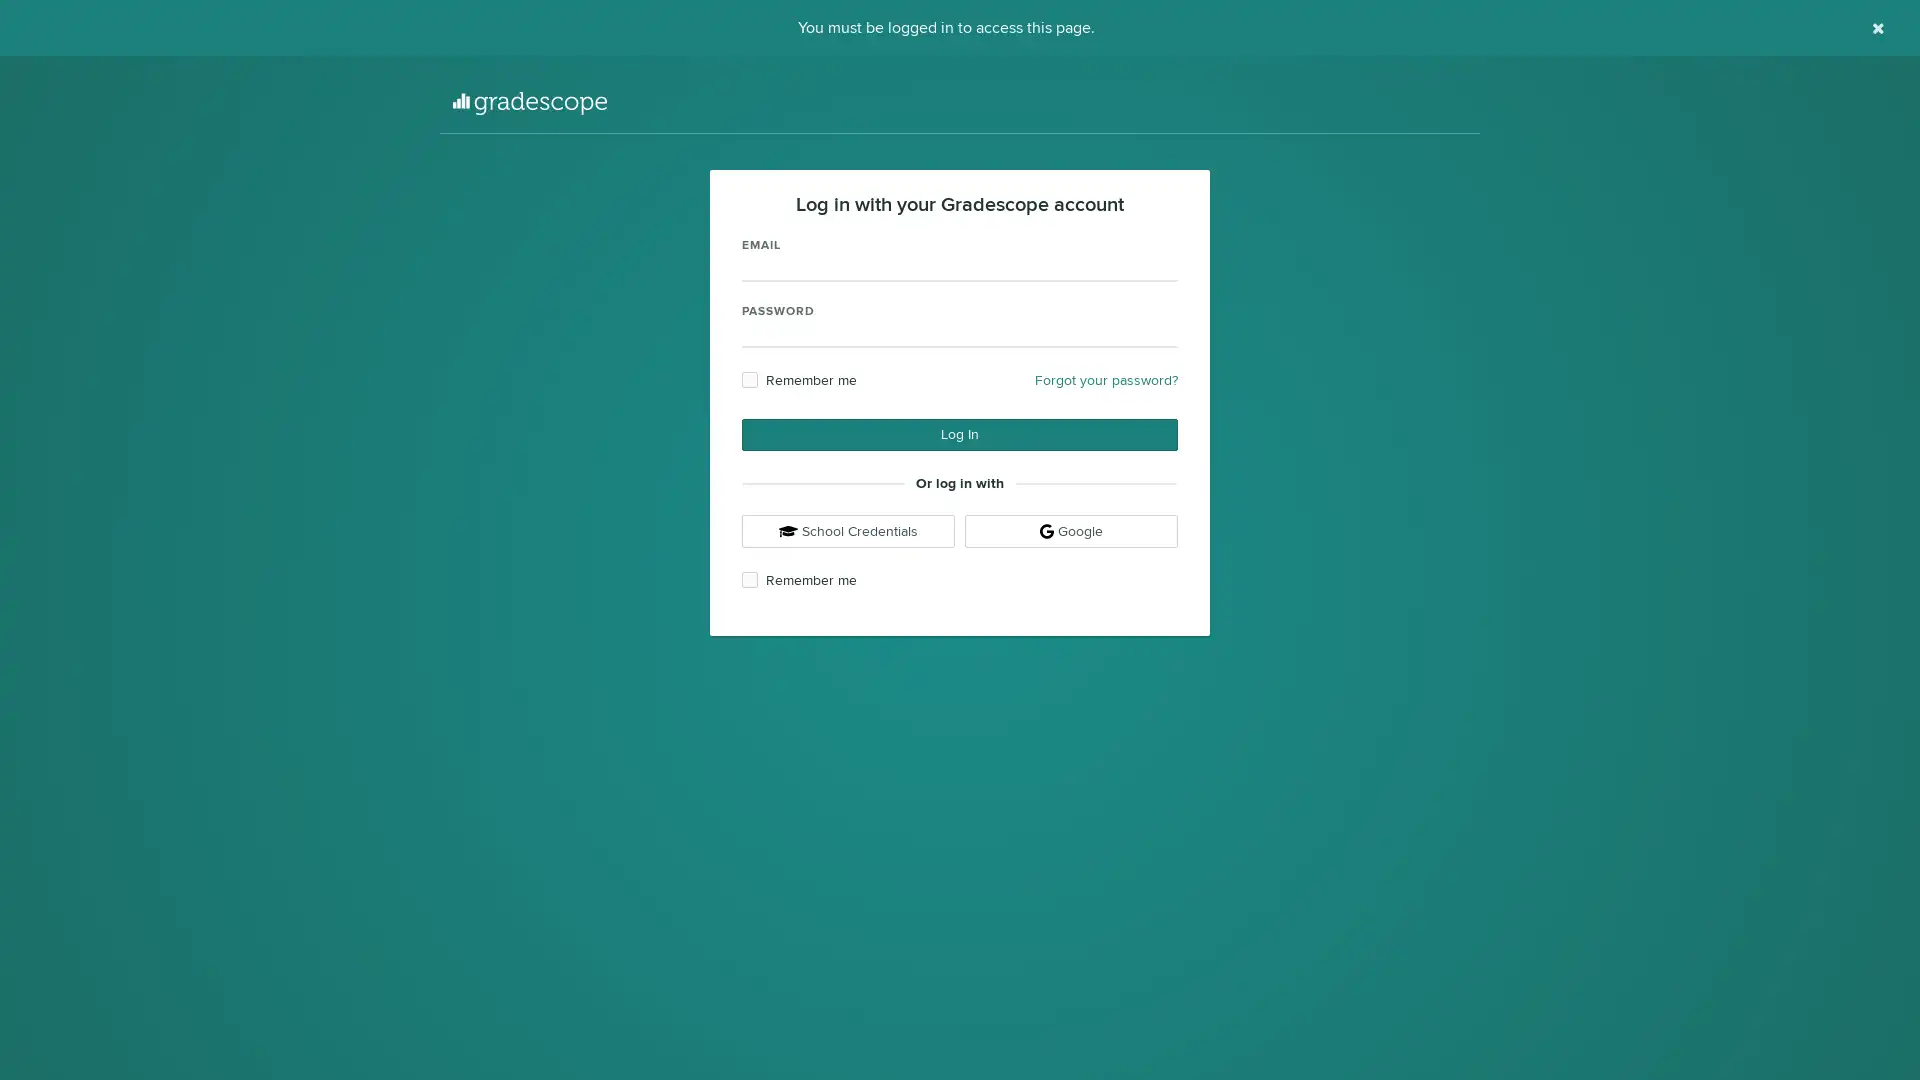 The height and width of the screenshot is (1080, 1920). What do you see at coordinates (960, 434) in the screenshot?
I see `Log In` at bounding box center [960, 434].